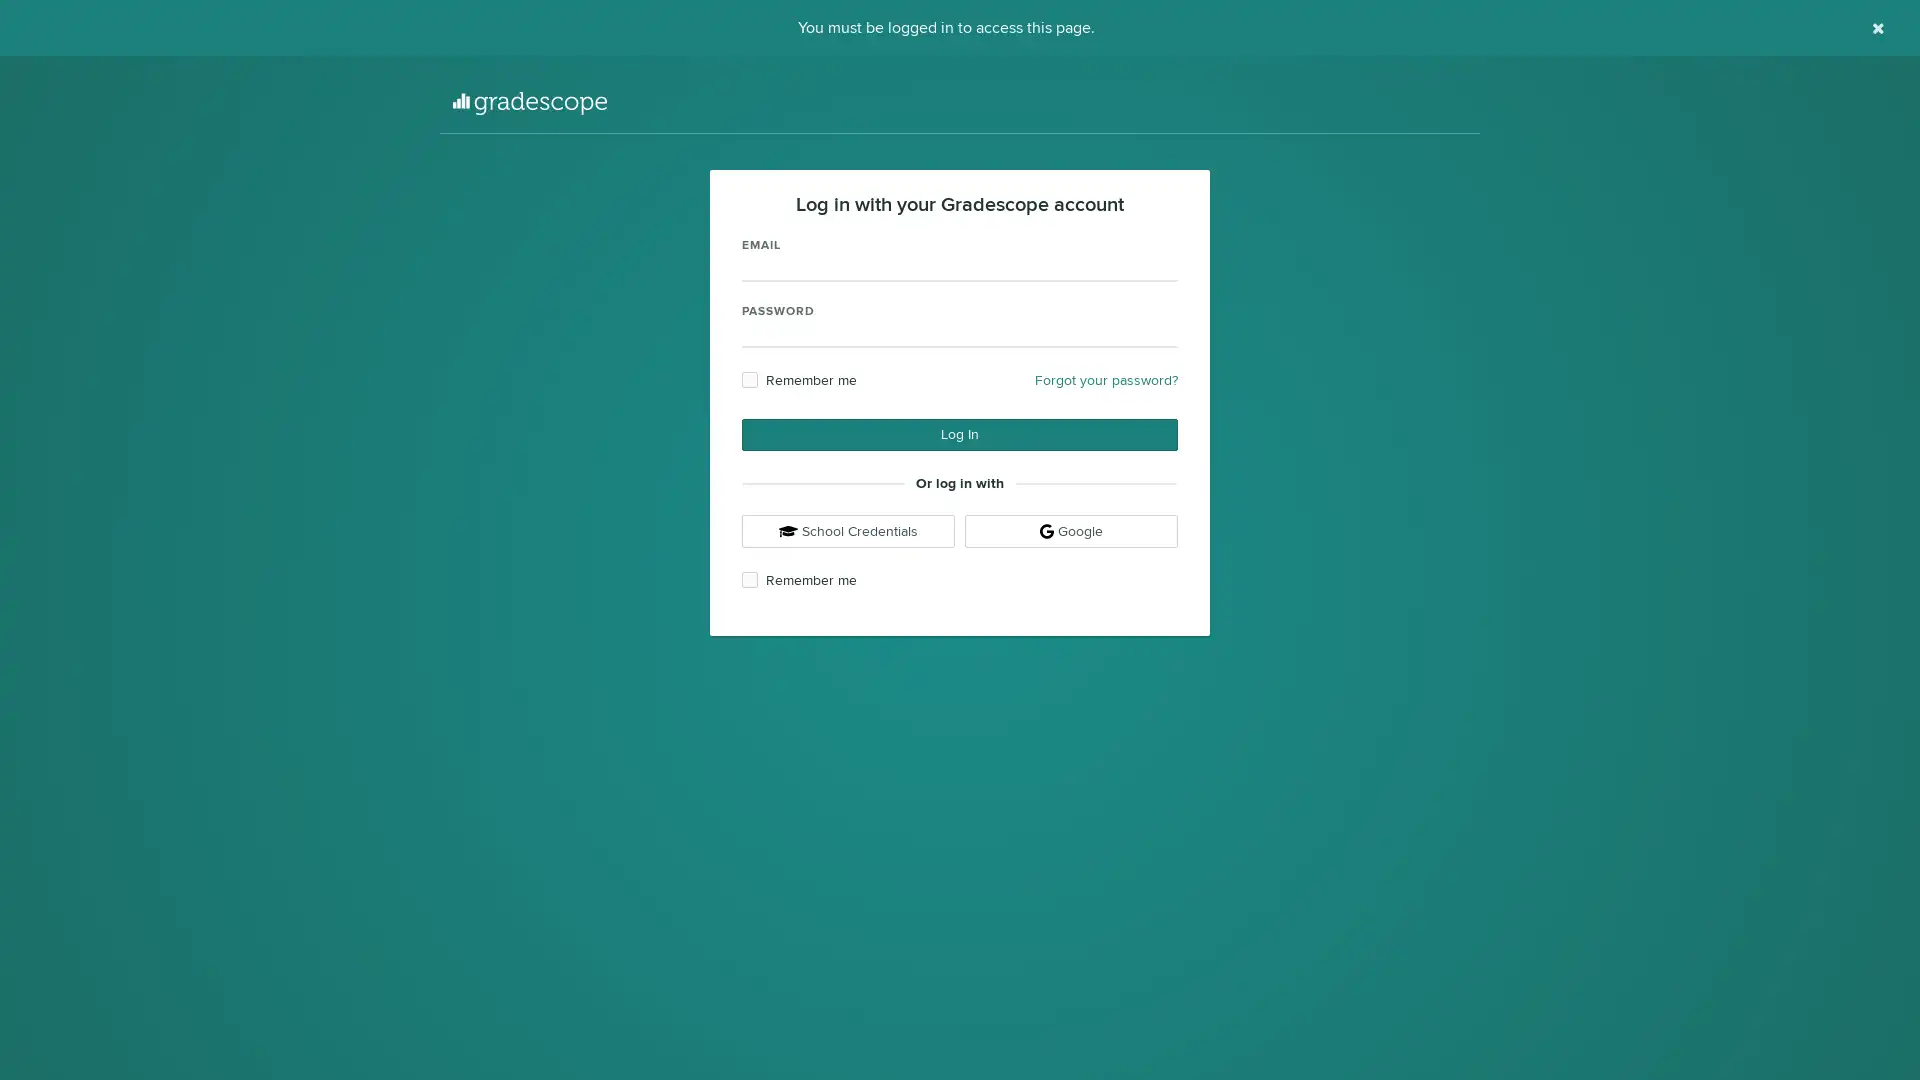 The height and width of the screenshot is (1080, 1920). What do you see at coordinates (960, 434) in the screenshot?
I see `Log In` at bounding box center [960, 434].